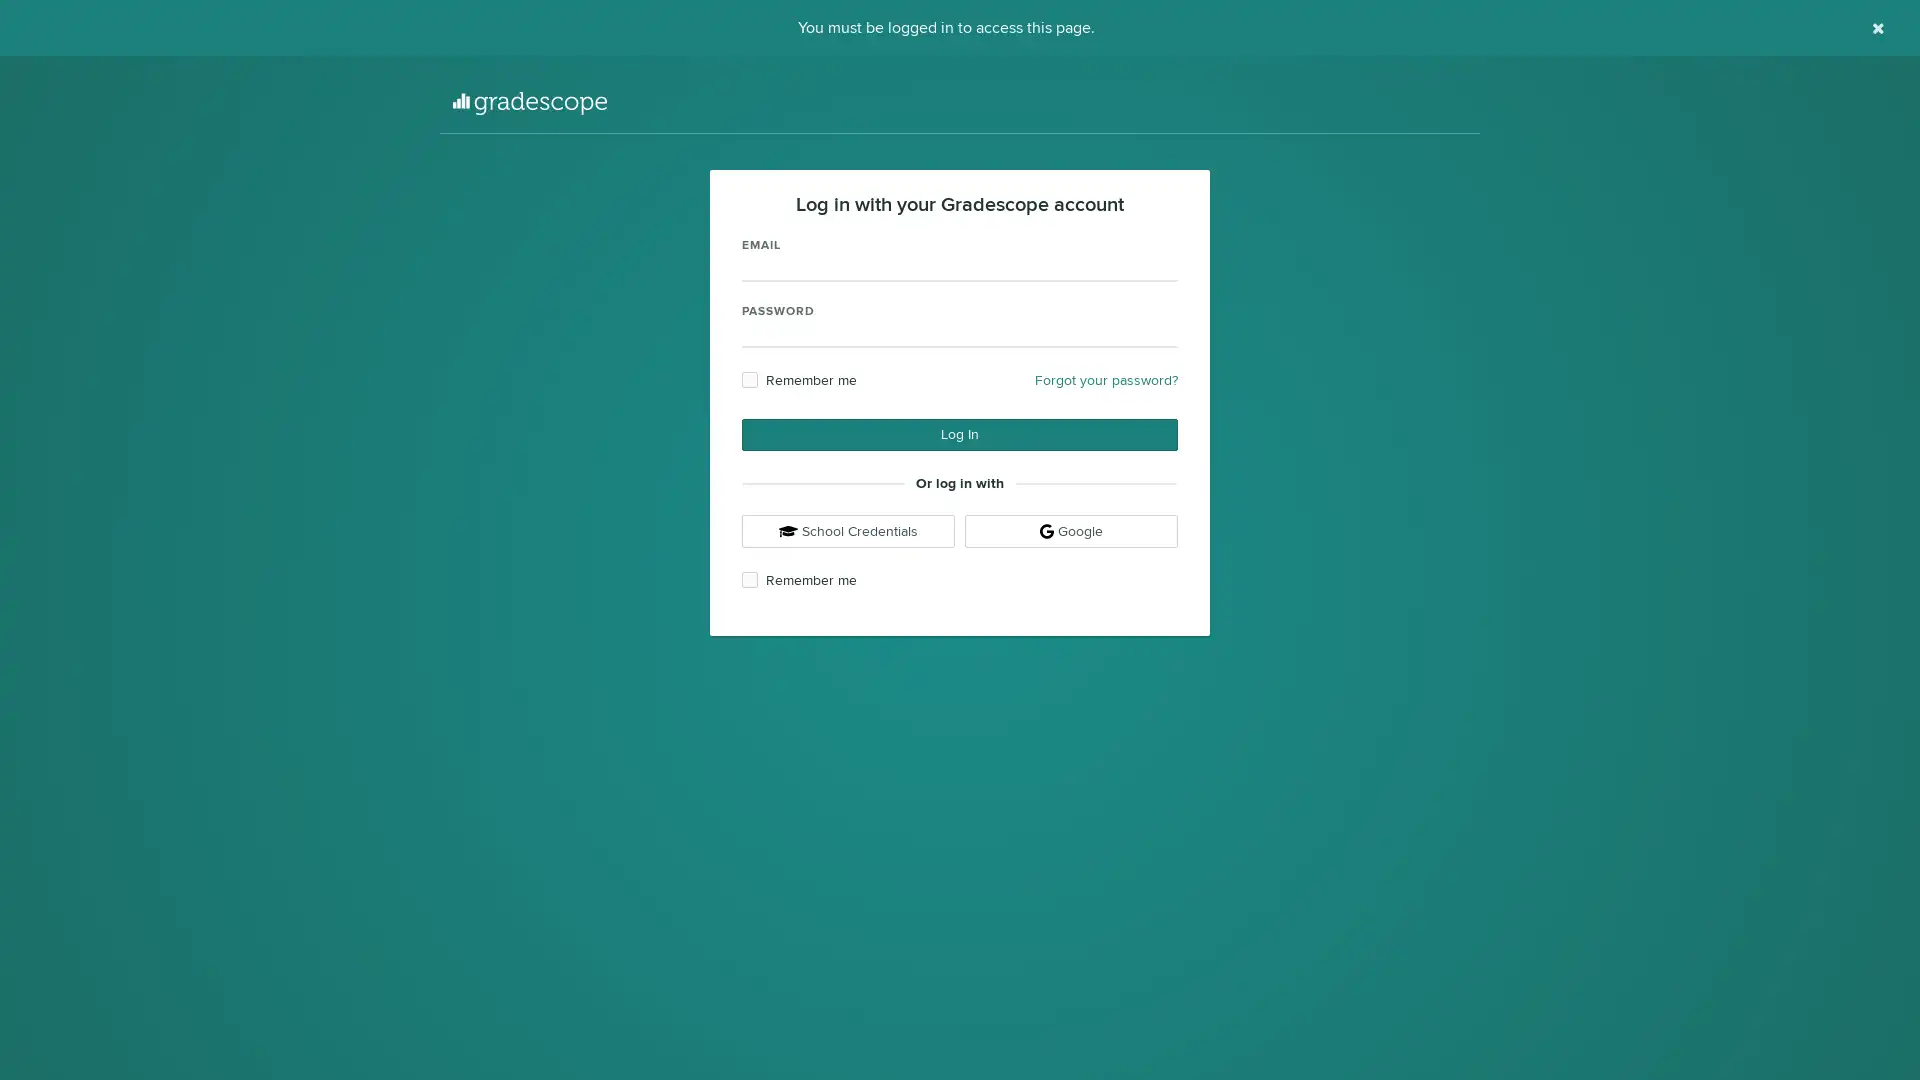 The height and width of the screenshot is (1080, 1920). What do you see at coordinates (960, 434) in the screenshot?
I see `Log In` at bounding box center [960, 434].